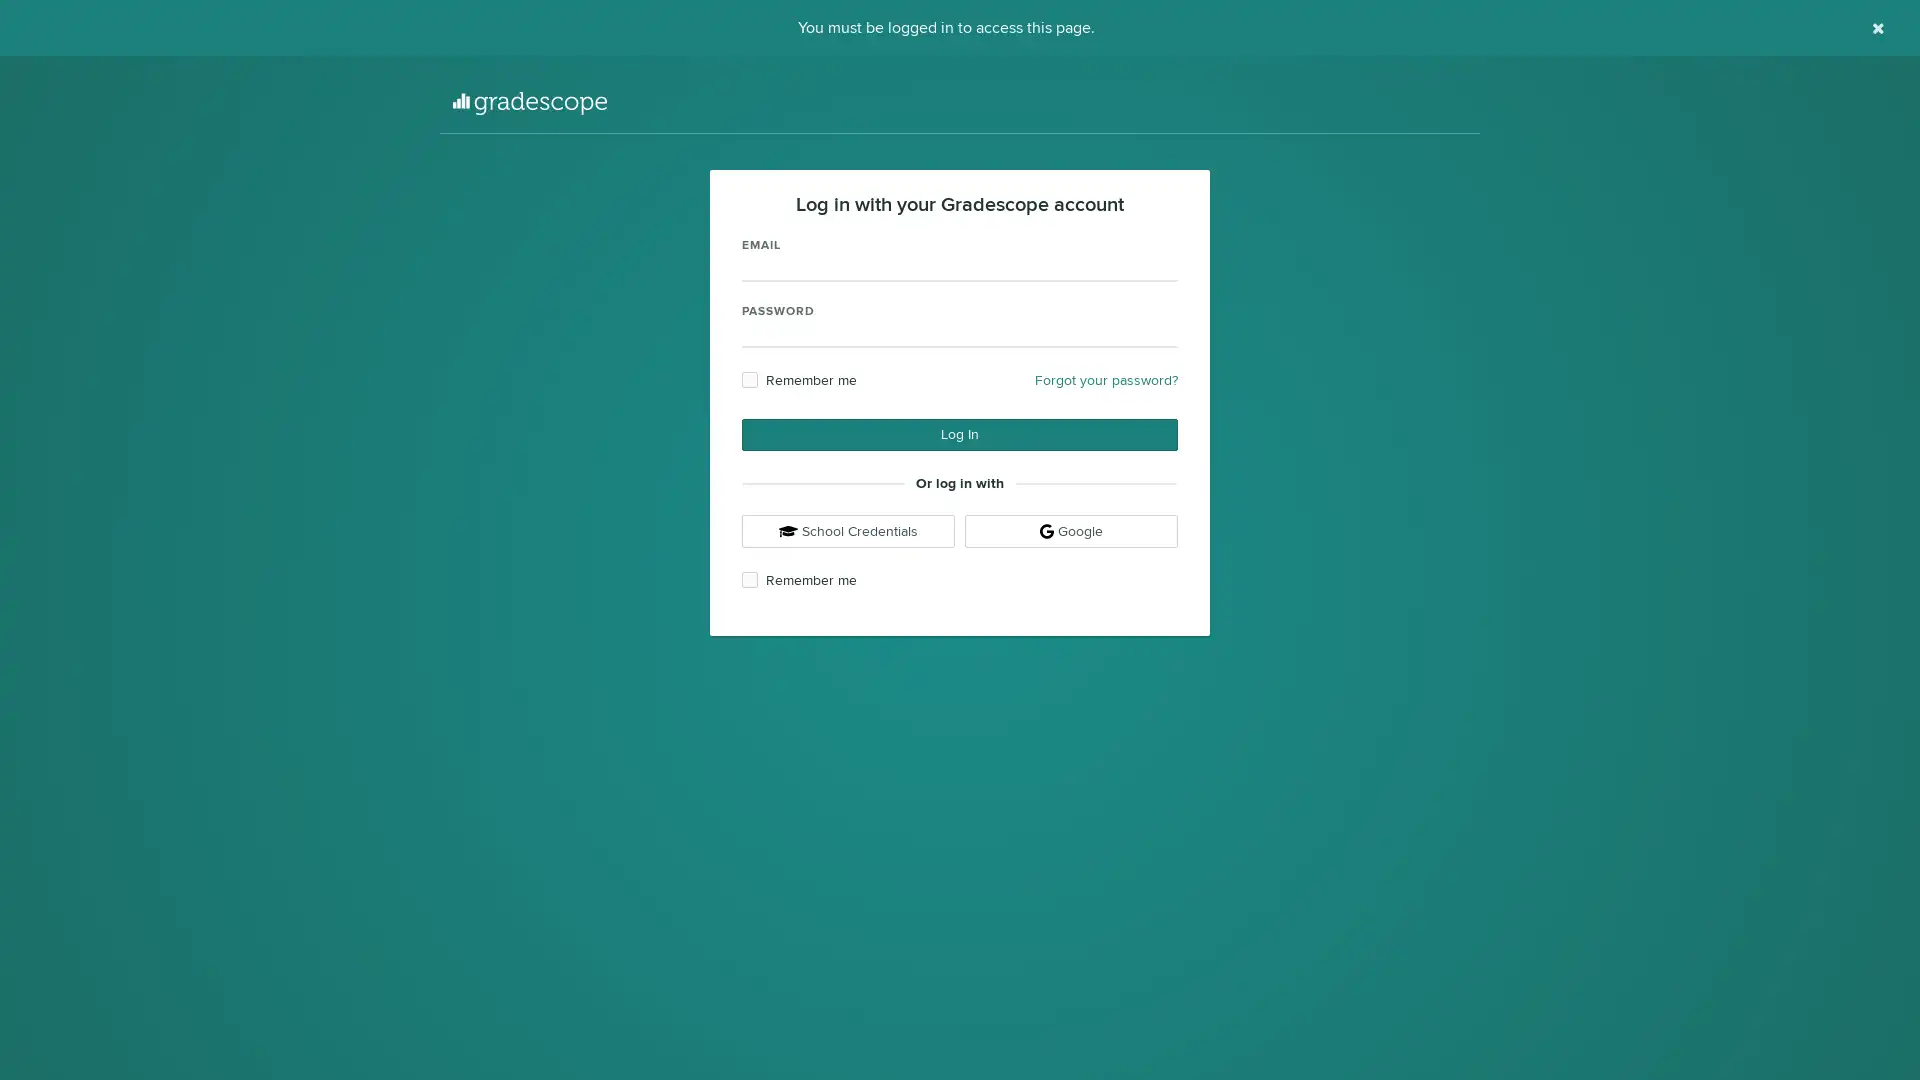 The height and width of the screenshot is (1080, 1920). What do you see at coordinates (960, 434) in the screenshot?
I see `Log In` at bounding box center [960, 434].